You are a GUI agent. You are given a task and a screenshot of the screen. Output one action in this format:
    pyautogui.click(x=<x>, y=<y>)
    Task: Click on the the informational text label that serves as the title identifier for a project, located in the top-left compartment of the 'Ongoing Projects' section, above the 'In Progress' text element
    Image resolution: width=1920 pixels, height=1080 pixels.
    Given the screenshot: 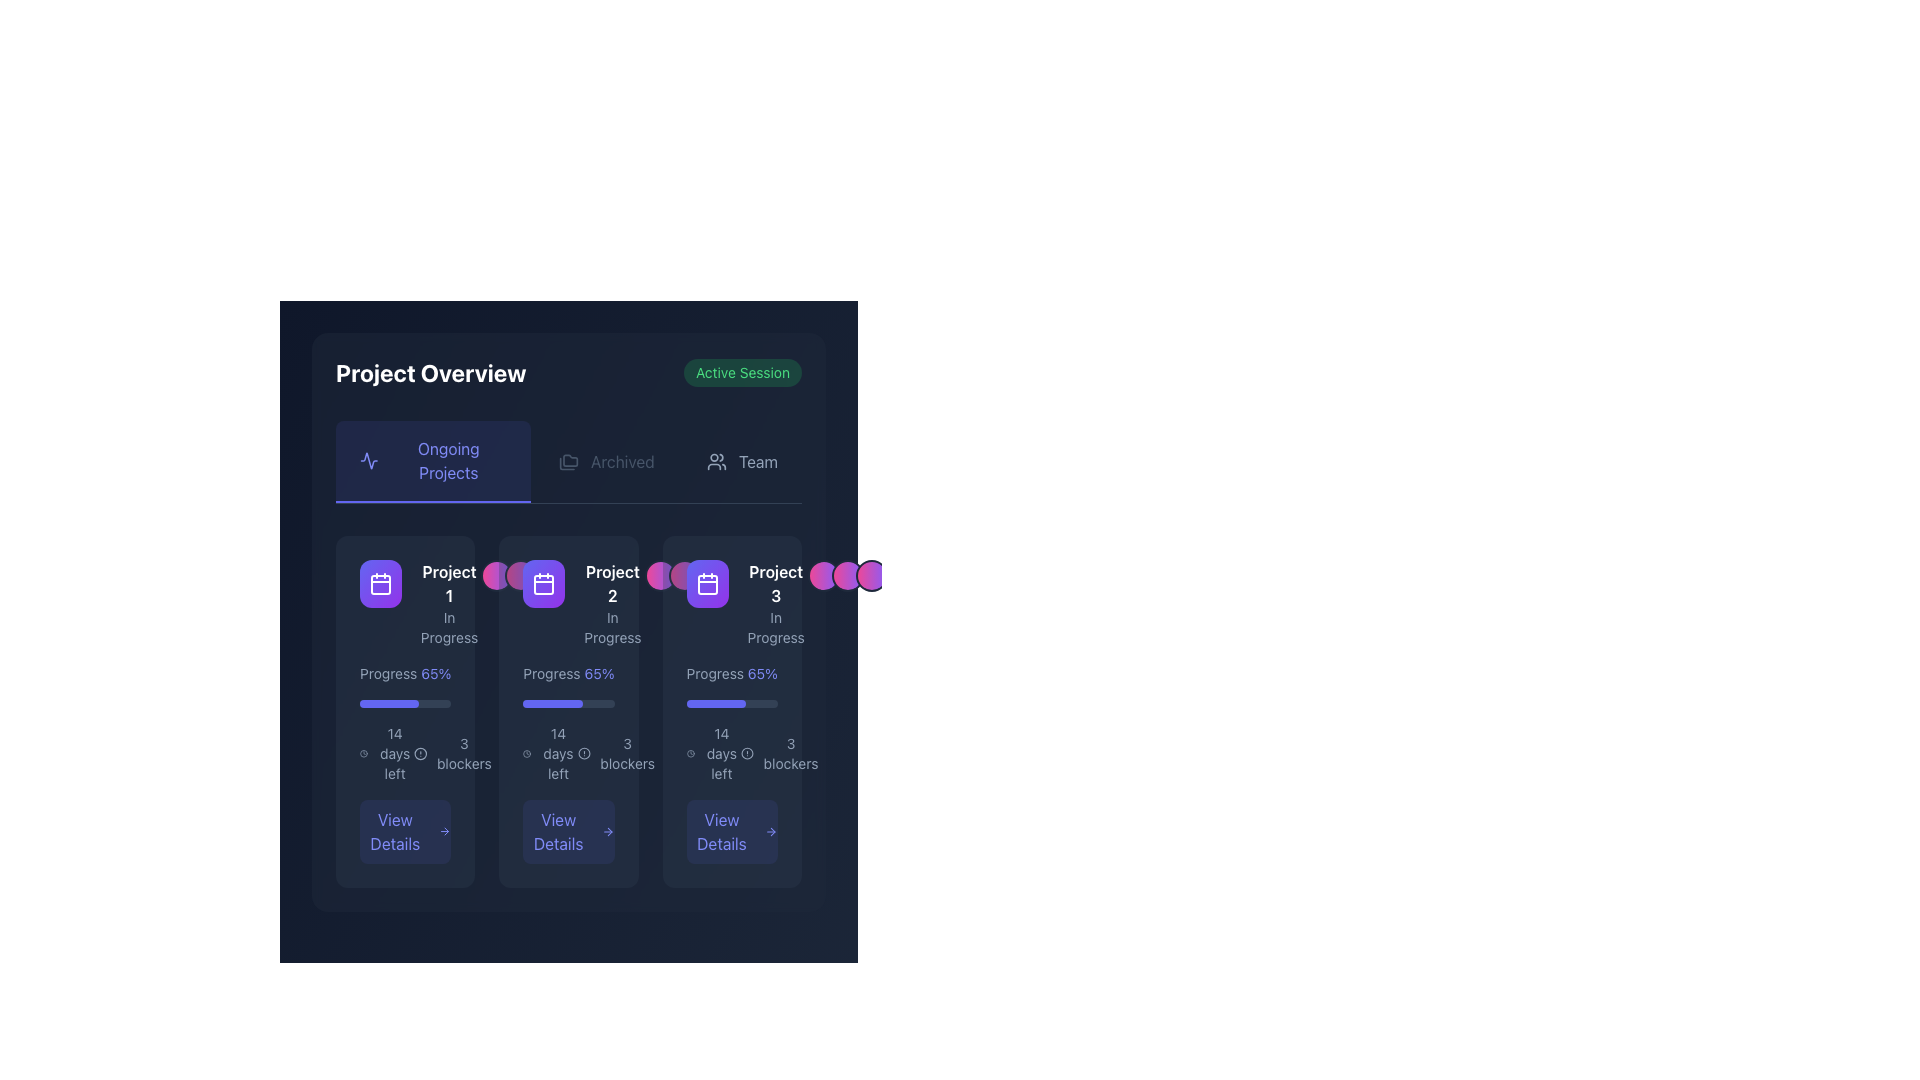 What is the action you would take?
    pyautogui.click(x=448, y=583)
    